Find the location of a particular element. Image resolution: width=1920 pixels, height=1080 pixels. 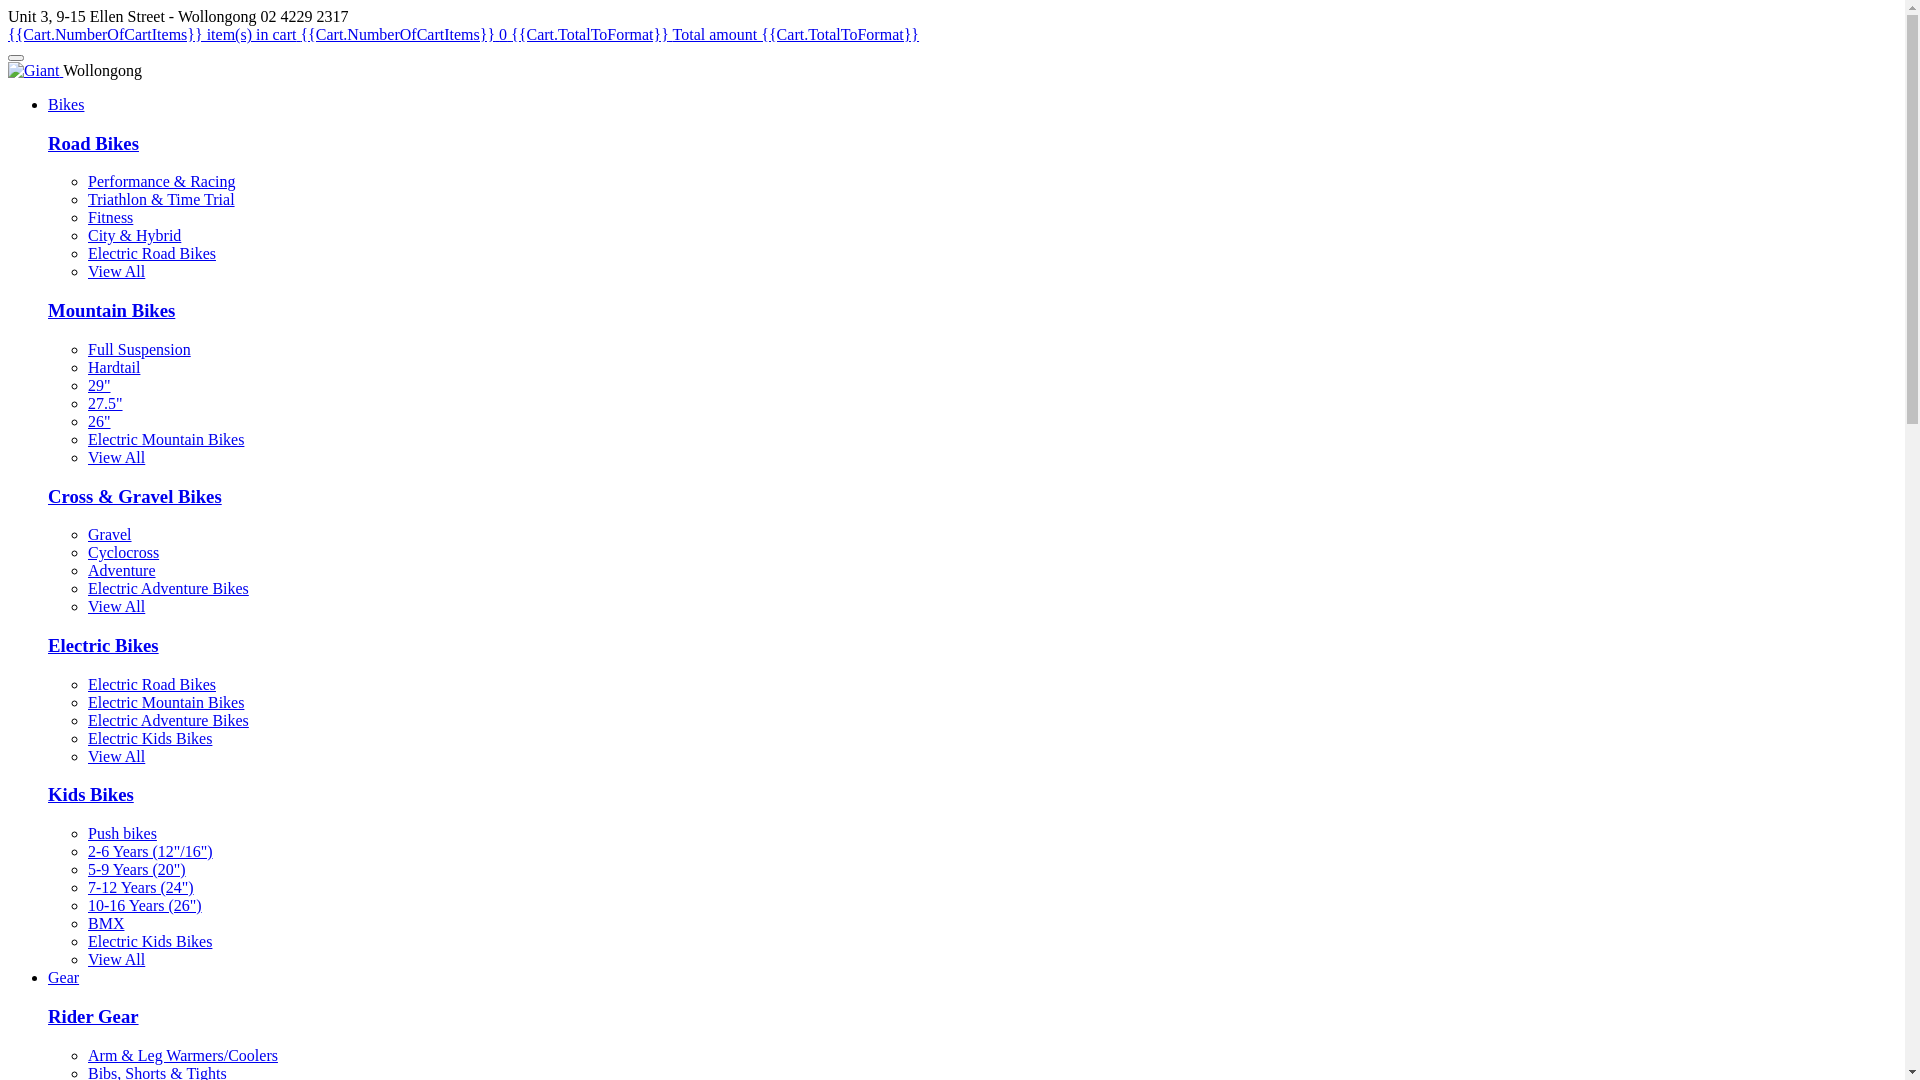

'Fitness' is located at coordinates (109, 217).